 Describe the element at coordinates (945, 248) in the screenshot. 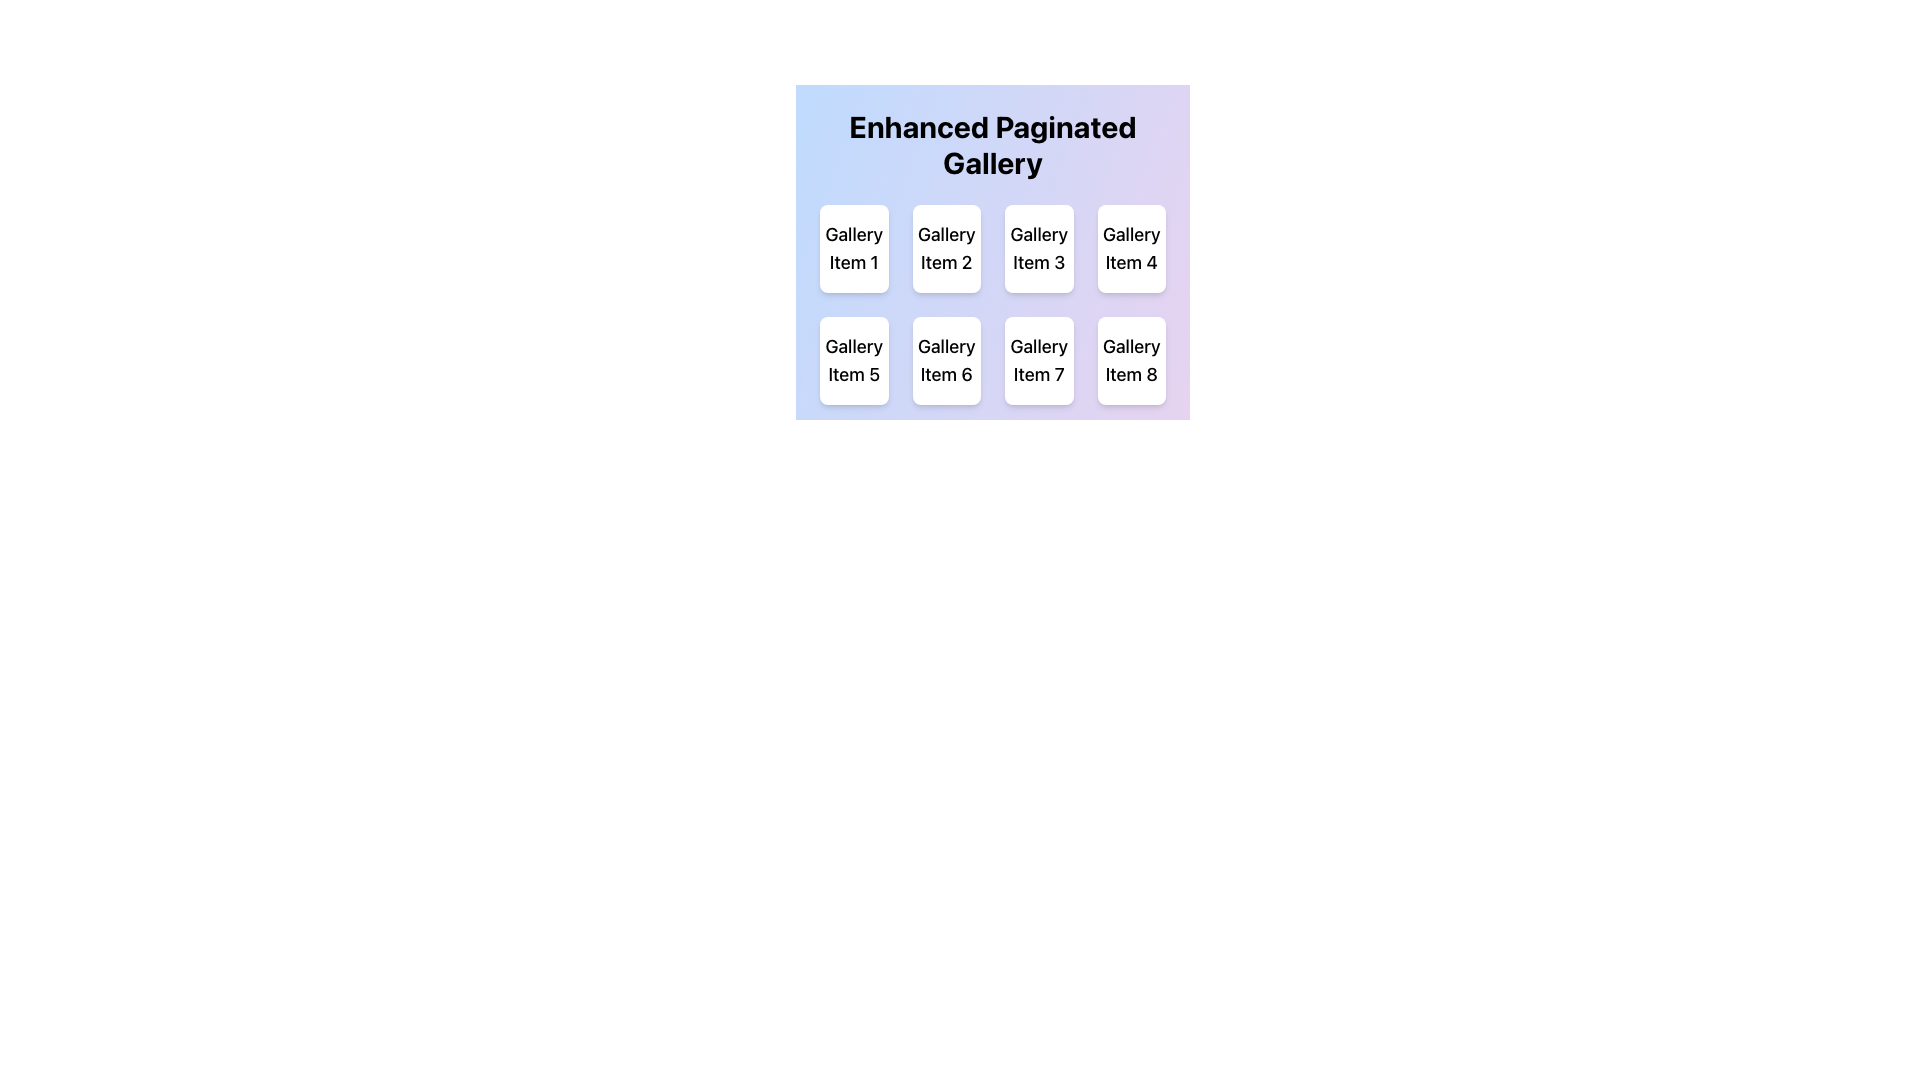

I see `the rectangular card with the text 'Gallery Item 2', which is the second item in the first row of a 4-column grid layout` at that location.